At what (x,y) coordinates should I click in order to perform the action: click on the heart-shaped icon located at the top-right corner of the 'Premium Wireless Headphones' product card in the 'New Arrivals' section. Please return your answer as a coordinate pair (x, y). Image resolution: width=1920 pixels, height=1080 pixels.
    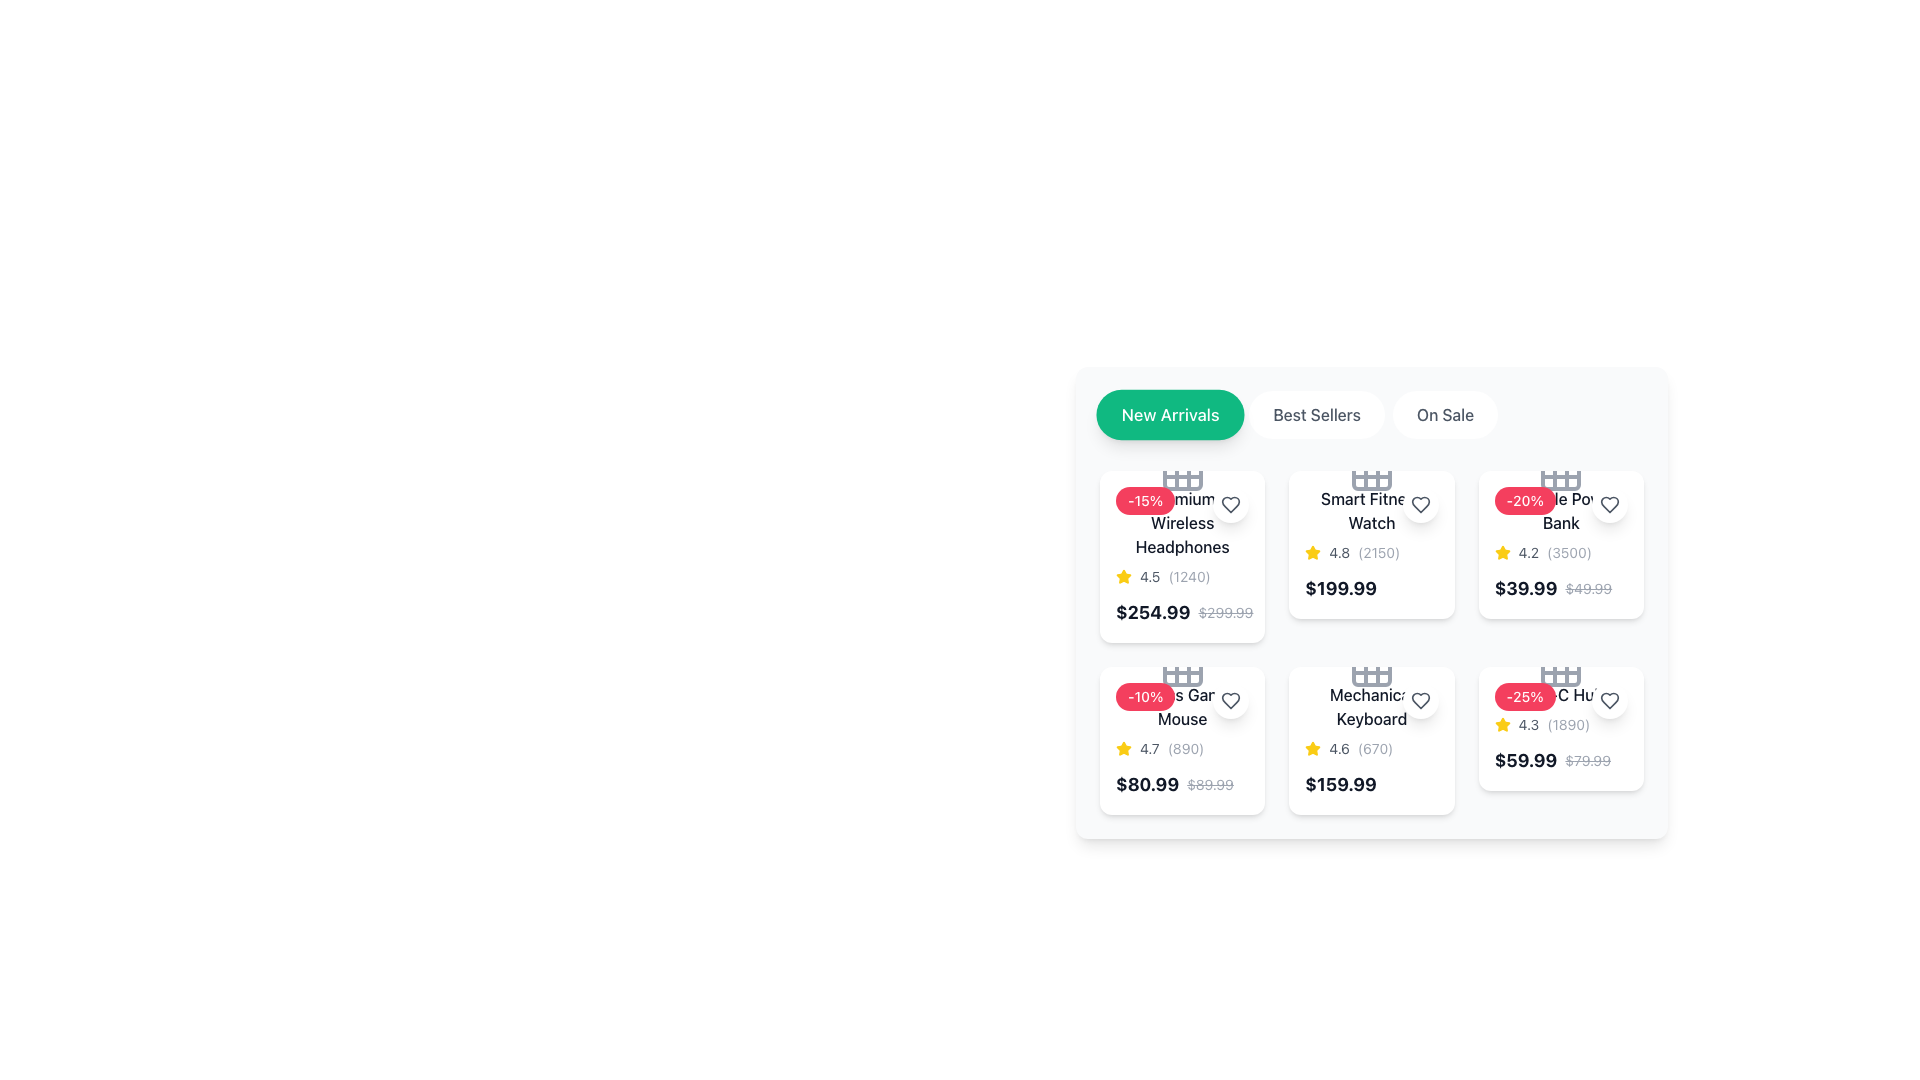
    Looking at the image, I should click on (1230, 504).